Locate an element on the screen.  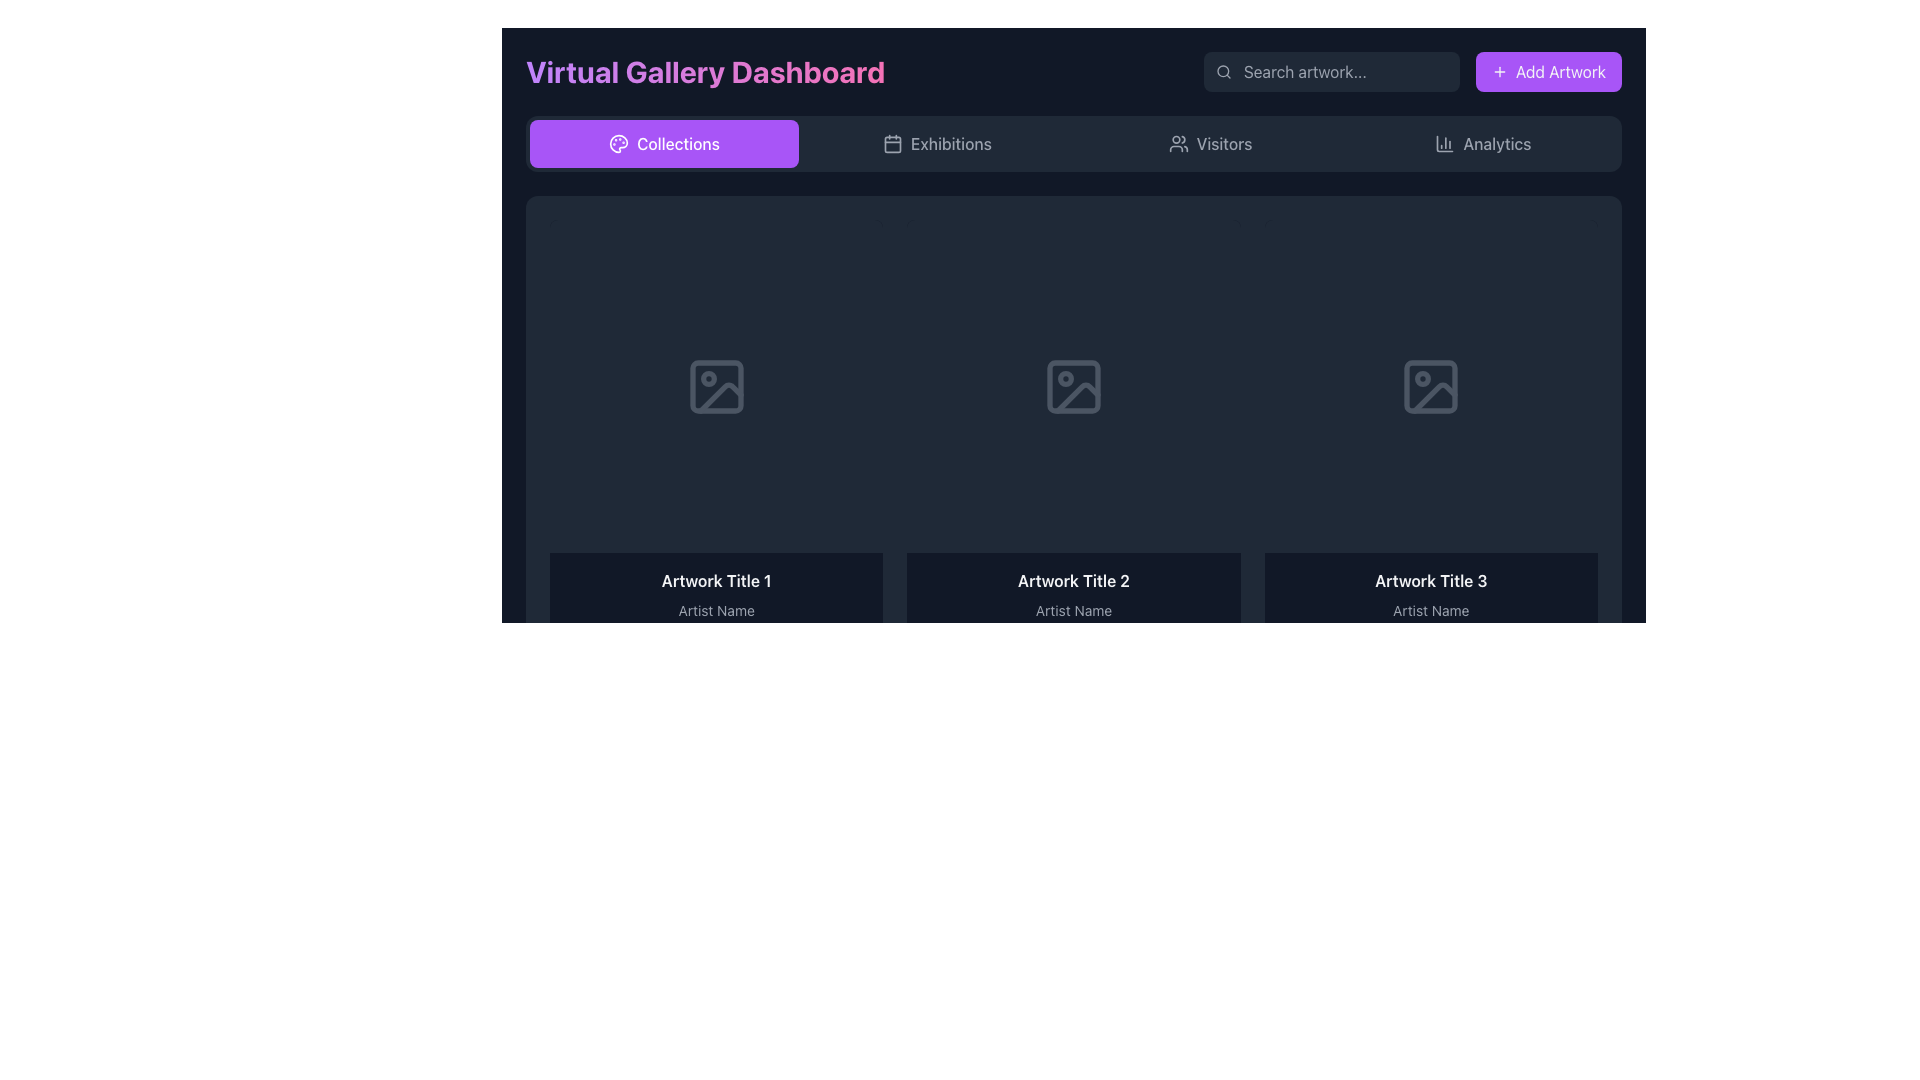
the fourth button in the top navigation menu, which leads to the Analytics section is located at coordinates (1483, 142).